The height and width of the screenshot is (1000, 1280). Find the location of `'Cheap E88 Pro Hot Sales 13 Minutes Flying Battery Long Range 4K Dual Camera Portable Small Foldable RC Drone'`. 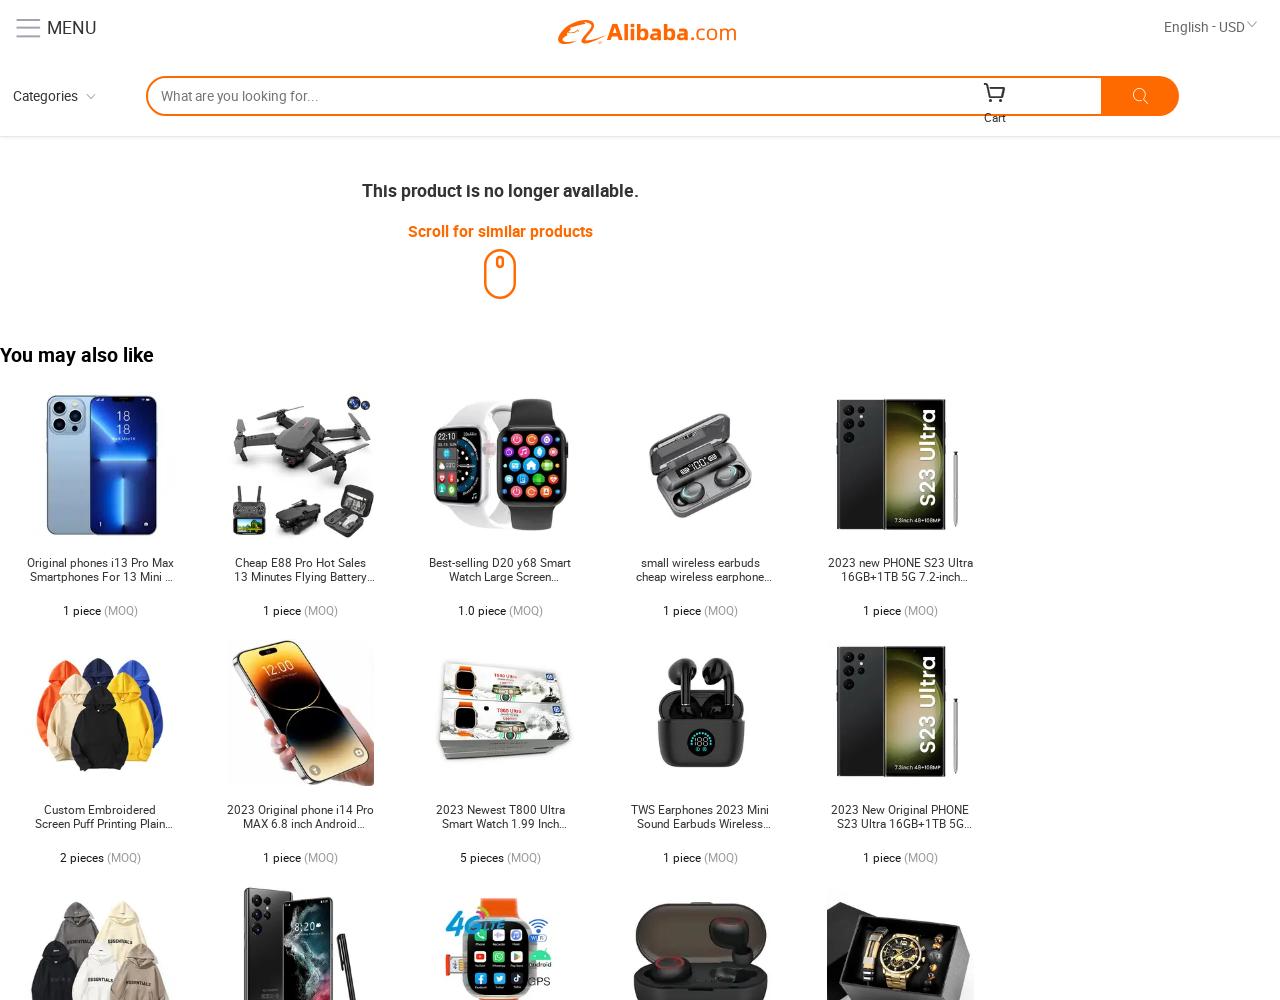

'Cheap E88 Pro Hot Sales 13 Minutes Flying Battery Long Range 4K Dual Camera Portable Small Foldable RC Drone' is located at coordinates (298, 589).